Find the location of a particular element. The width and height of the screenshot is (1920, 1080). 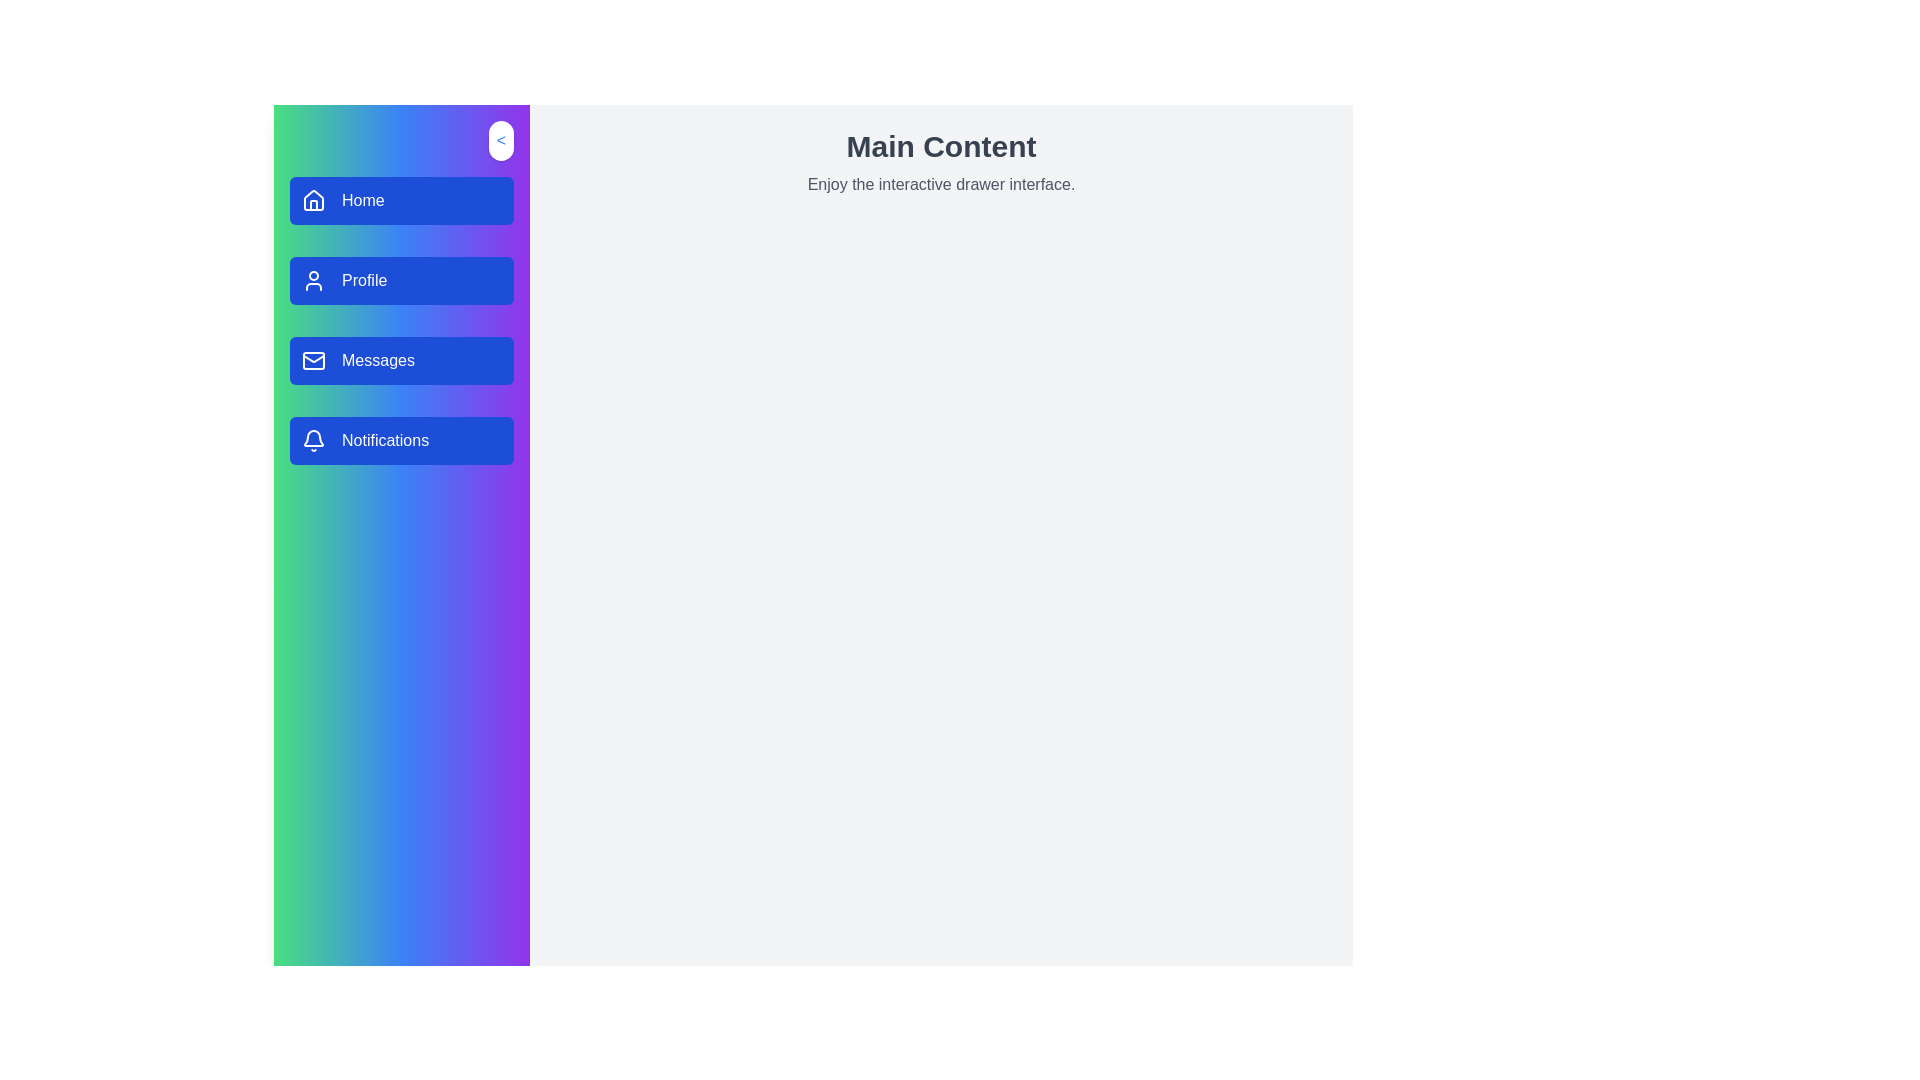

the envelope icon, which visually represents the 'Messages' button is located at coordinates (312, 357).